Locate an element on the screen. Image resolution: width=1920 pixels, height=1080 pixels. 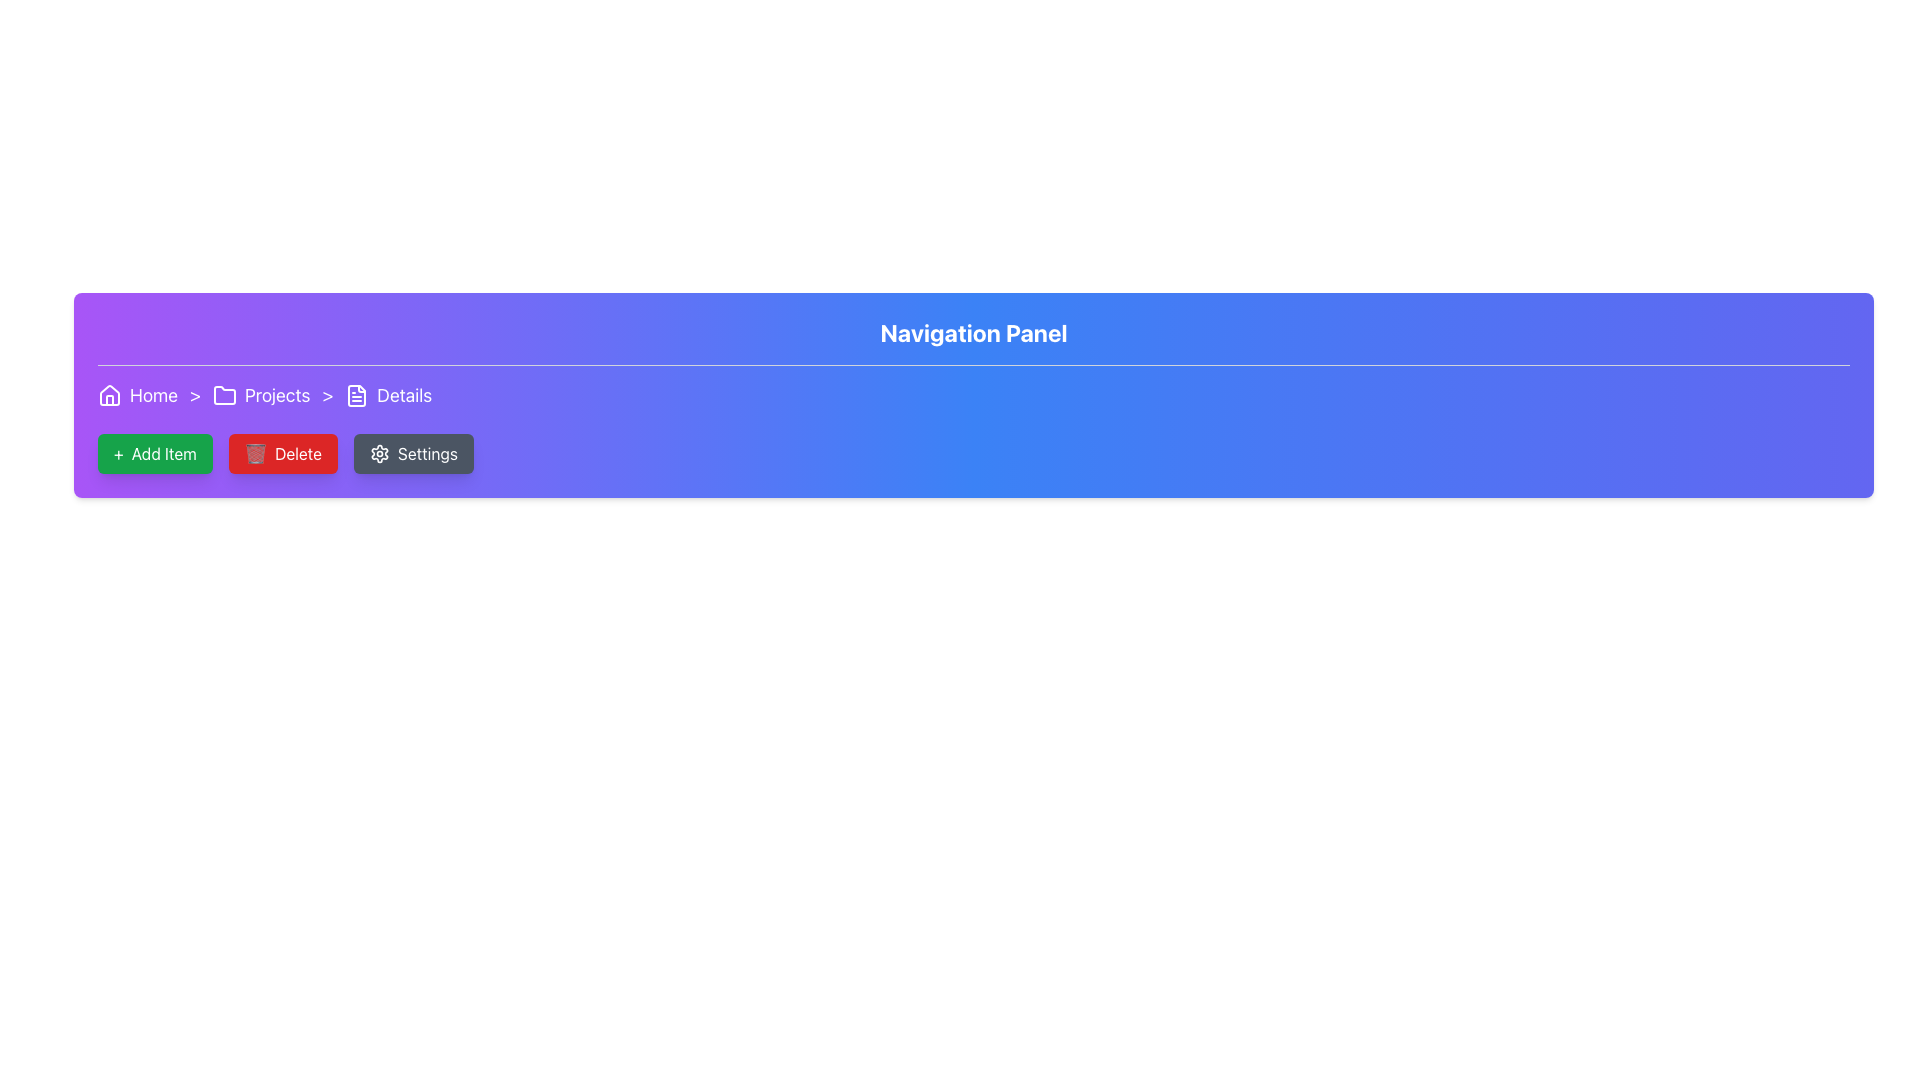
the settings icon located to the left of the 'Settings' text label, which is part of a group of action buttons at the bottom right of the navigation panel is located at coordinates (379, 454).